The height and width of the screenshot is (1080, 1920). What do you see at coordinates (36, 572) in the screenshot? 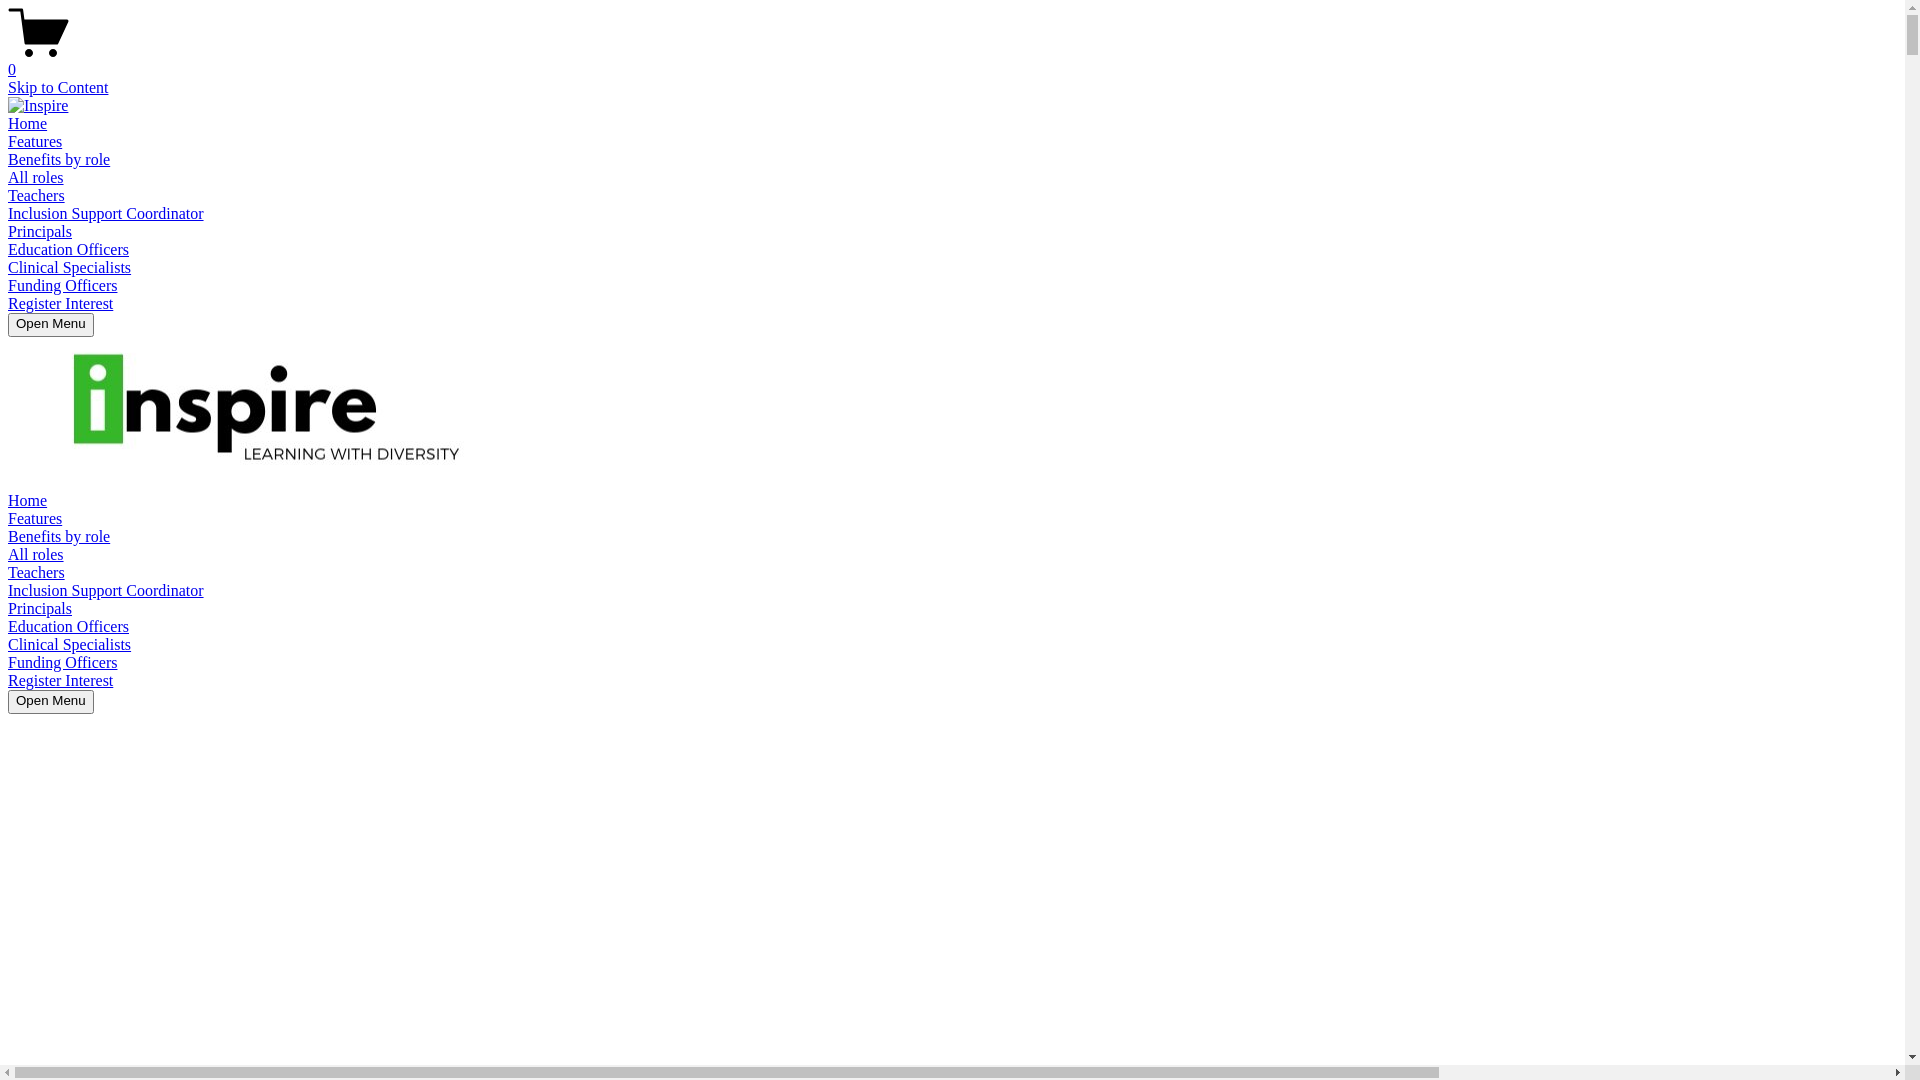
I see `'Teachers'` at bounding box center [36, 572].